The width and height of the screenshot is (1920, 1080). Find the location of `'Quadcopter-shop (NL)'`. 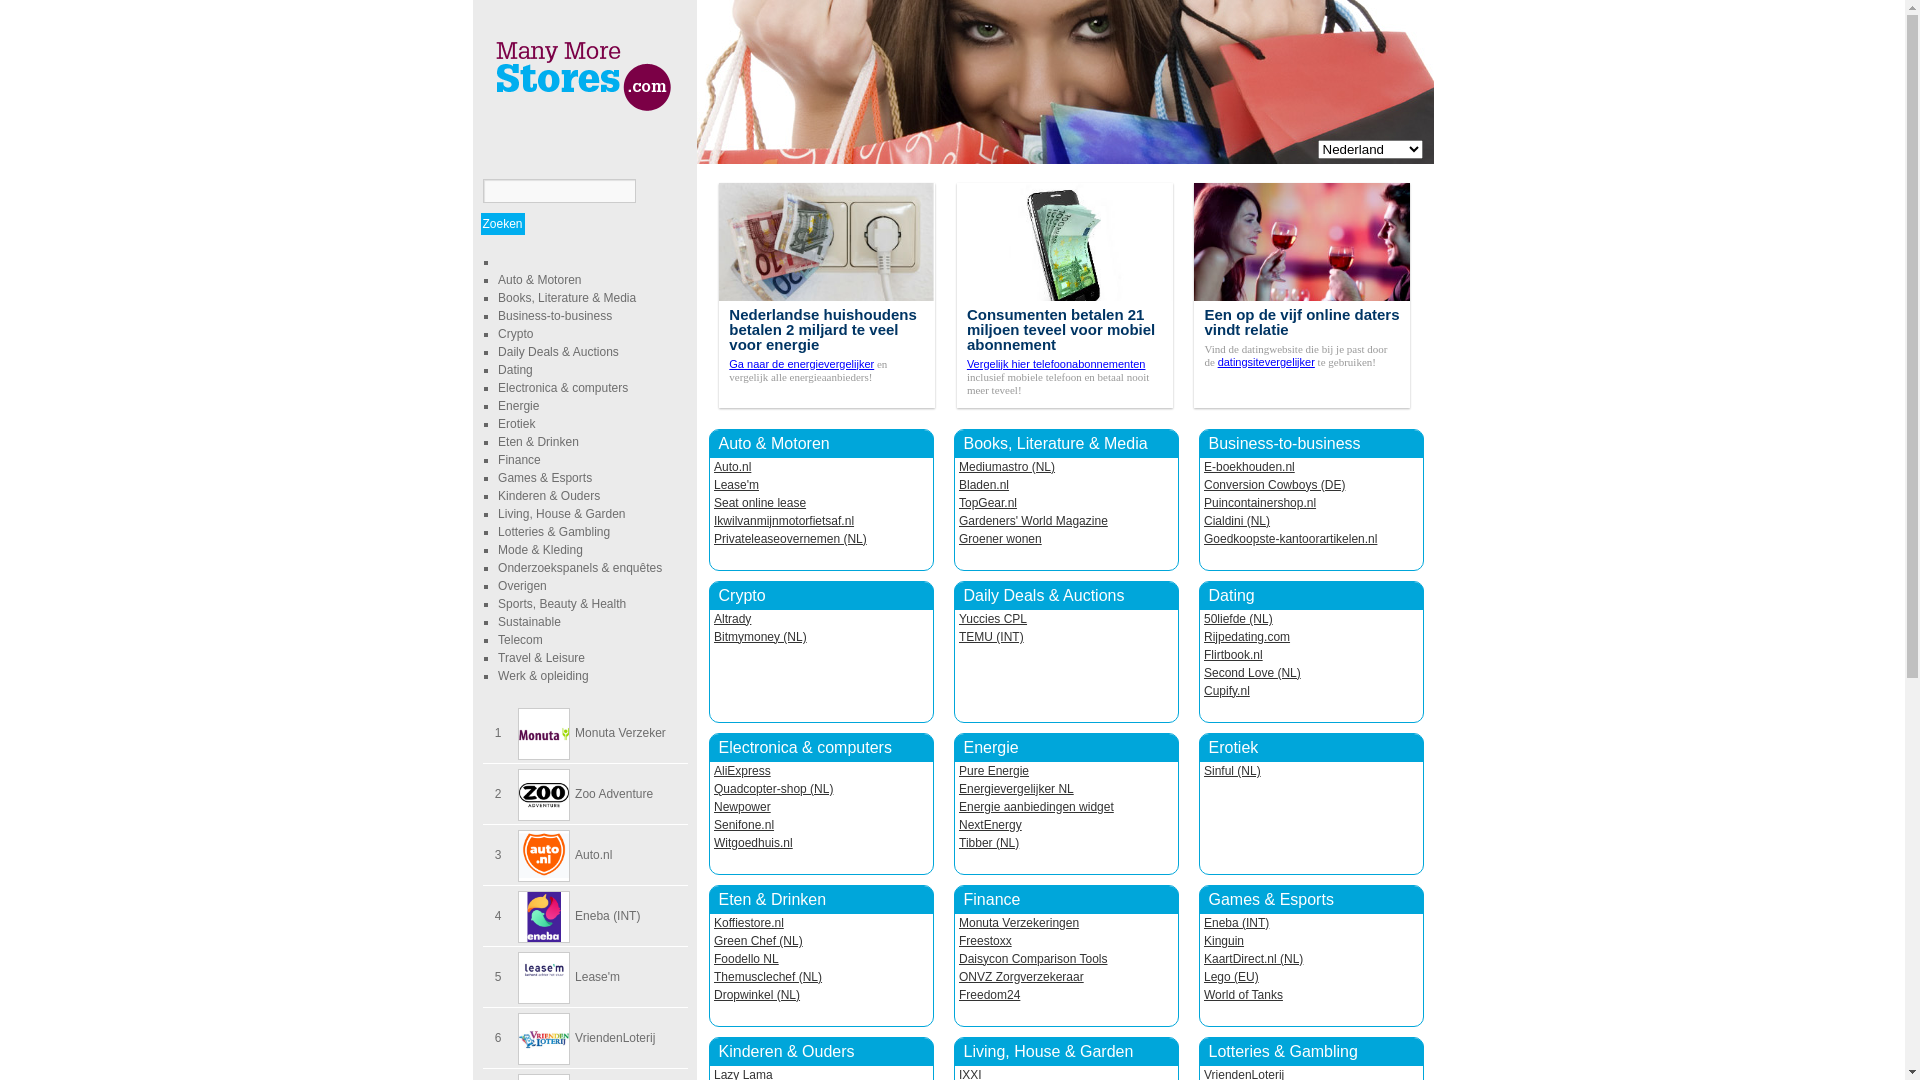

'Quadcopter-shop (NL)' is located at coordinates (772, 788).